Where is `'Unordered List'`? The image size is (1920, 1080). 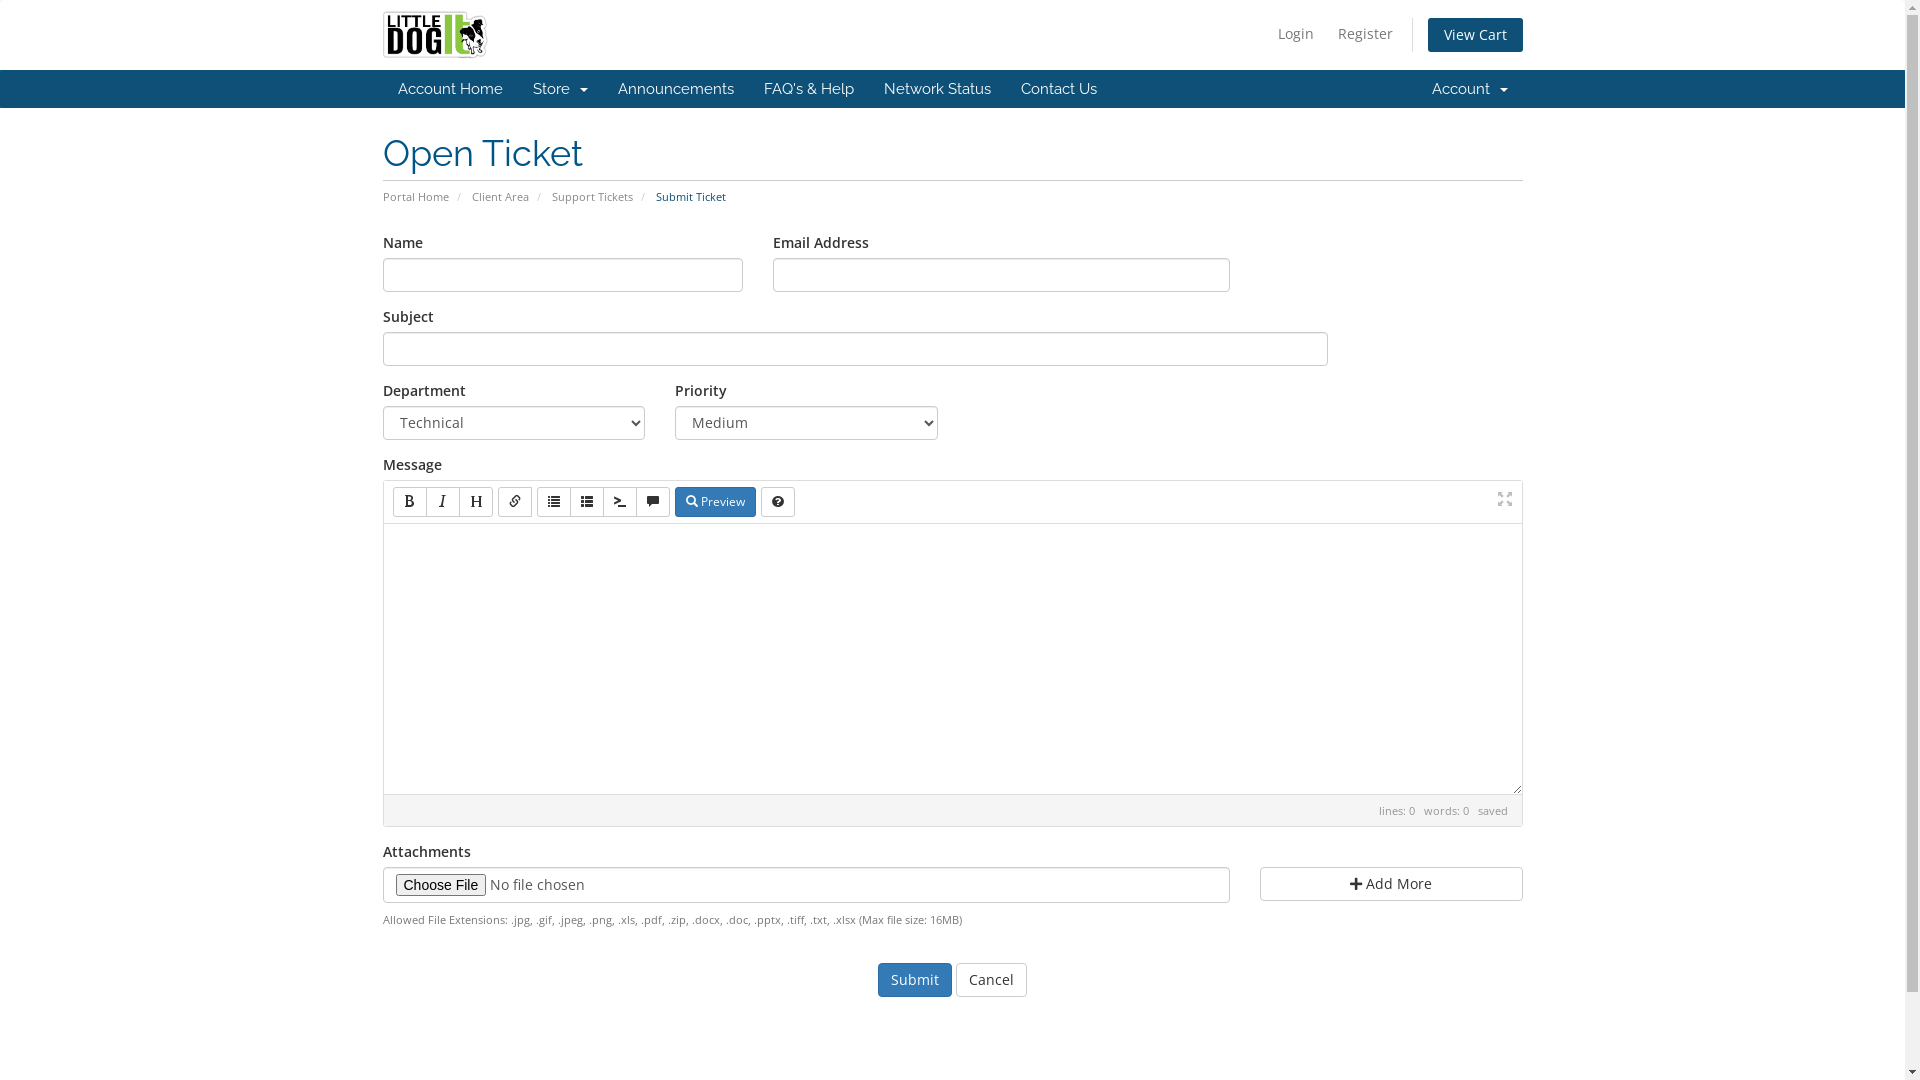 'Unordered List' is located at coordinates (536, 500).